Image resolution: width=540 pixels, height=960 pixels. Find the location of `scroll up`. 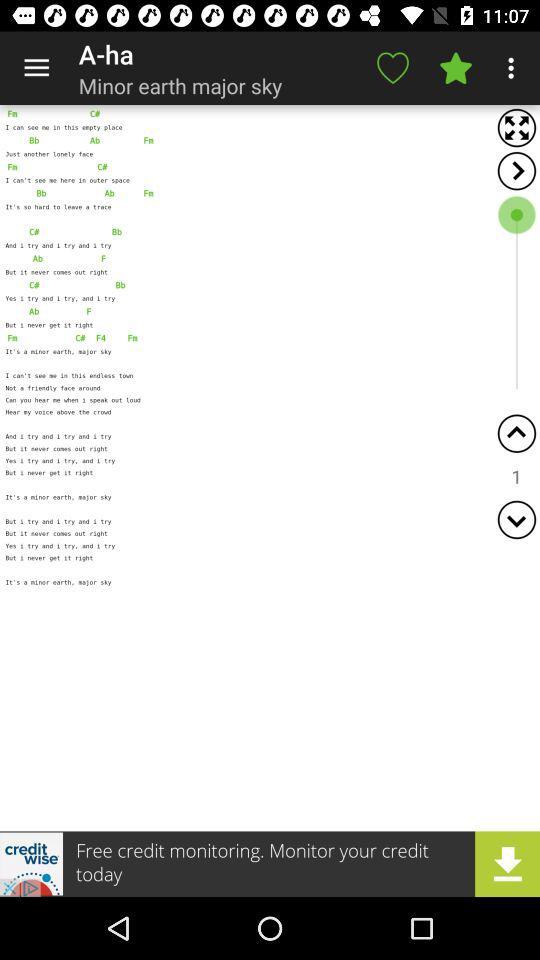

scroll up is located at coordinates (516, 433).